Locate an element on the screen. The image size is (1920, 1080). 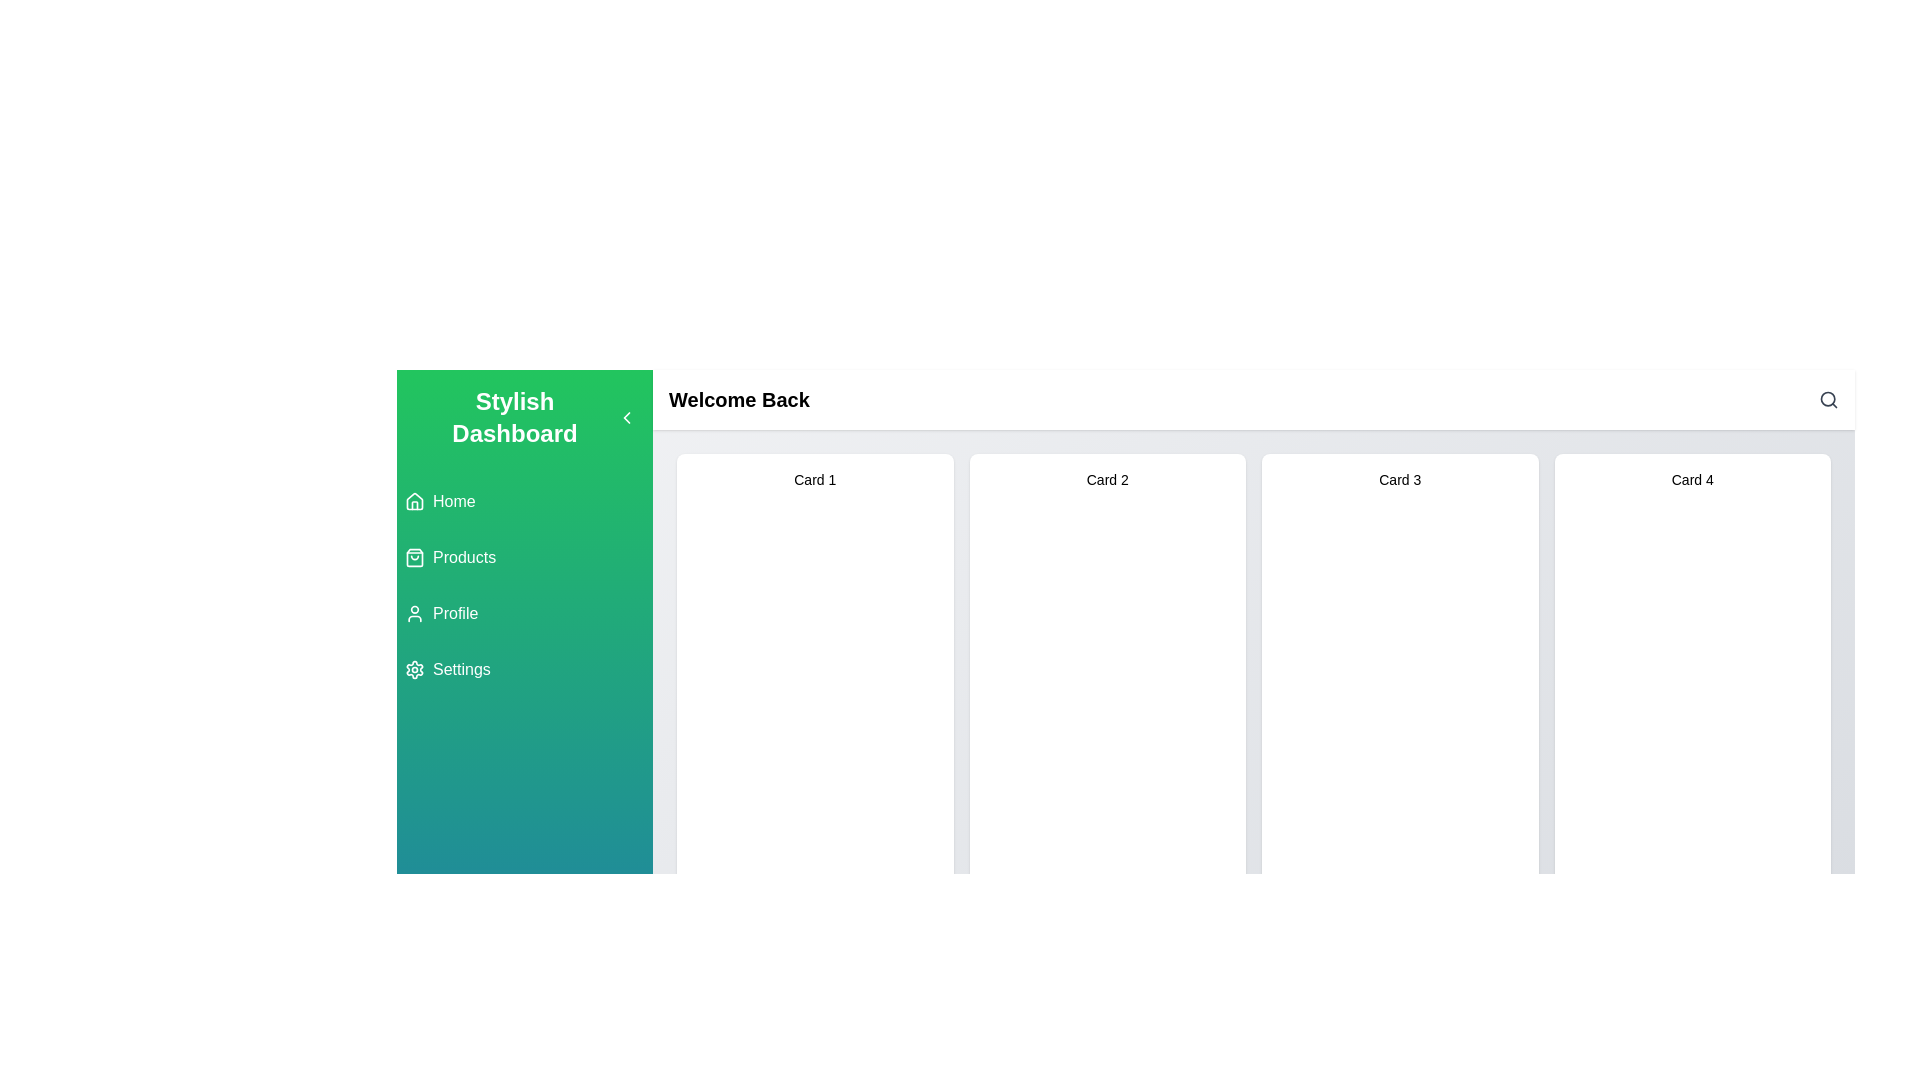
the text label 'Card 2' located in the upper part of the second card from the left in a grid layout, which is in the main section of the interface is located at coordinates (1106, 479).